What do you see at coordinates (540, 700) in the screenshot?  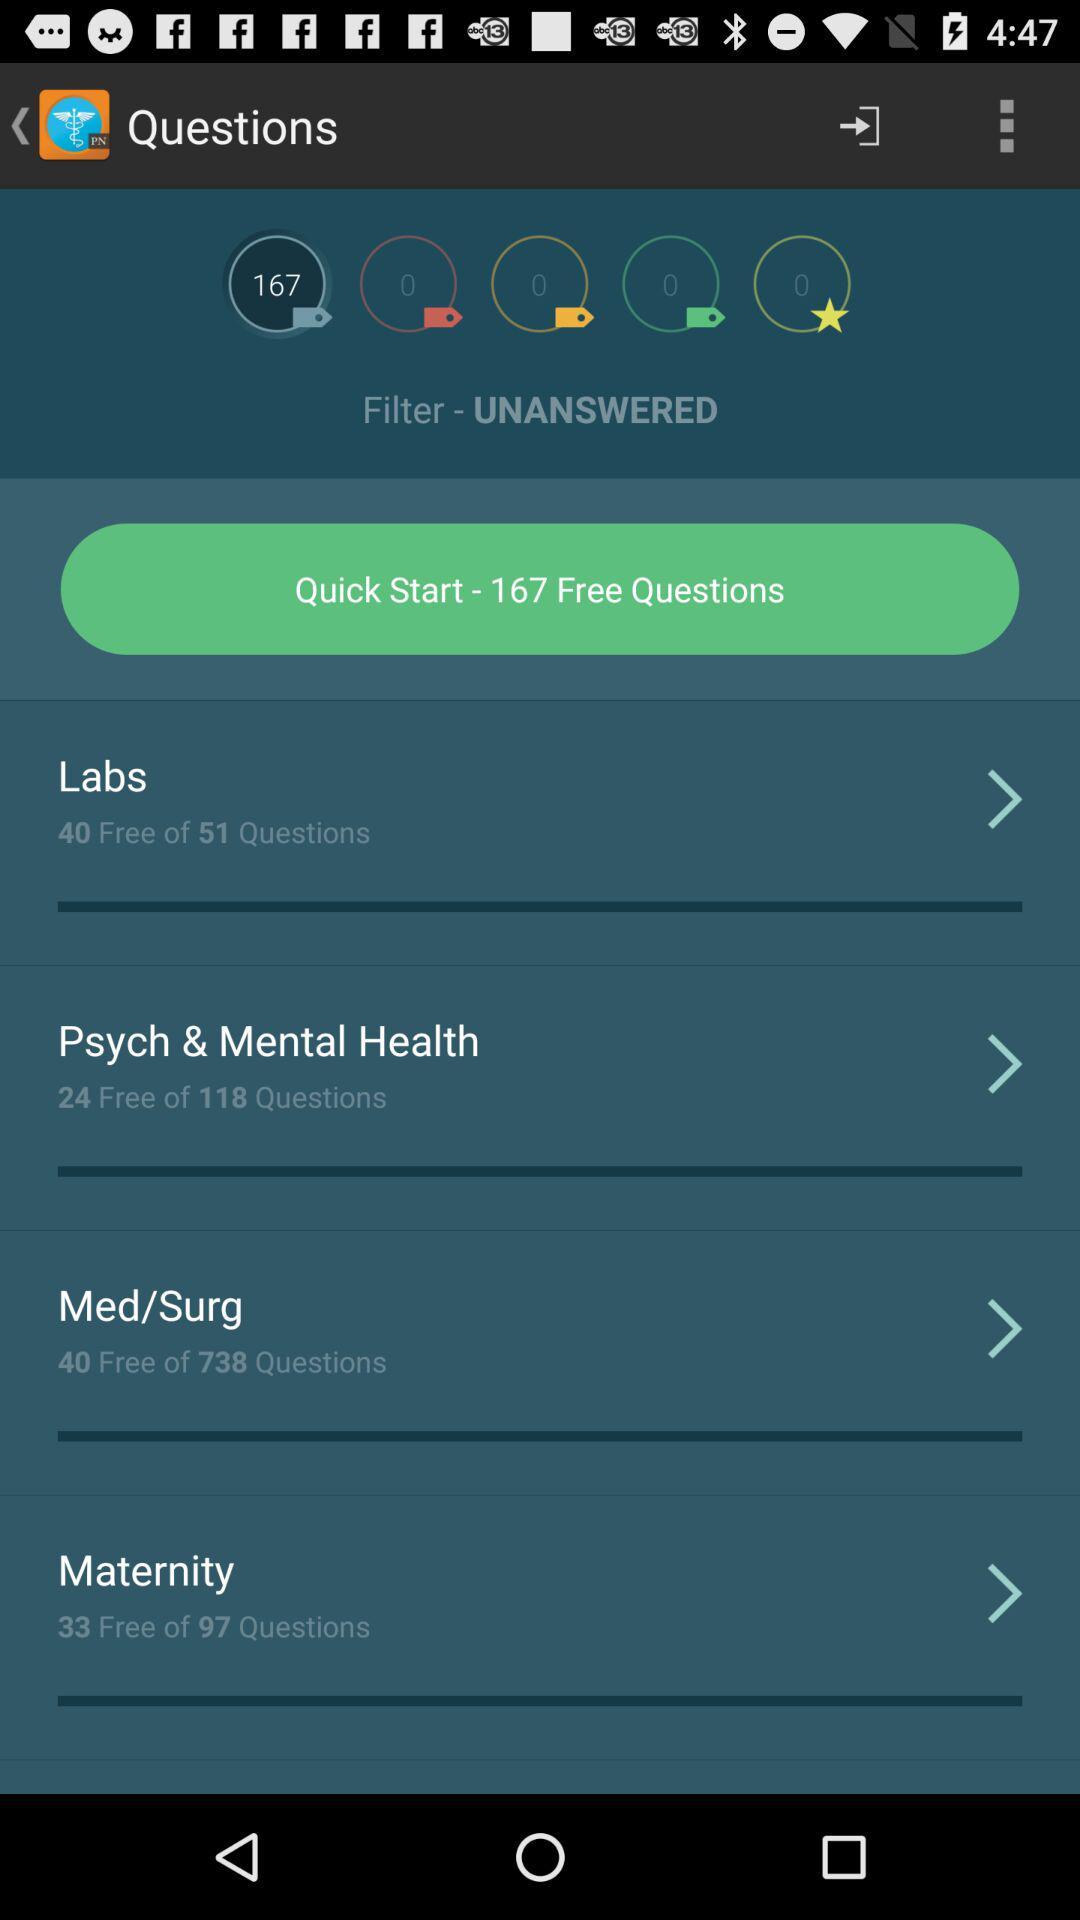 I see `icon at the center` at bounding box center [540, 700].